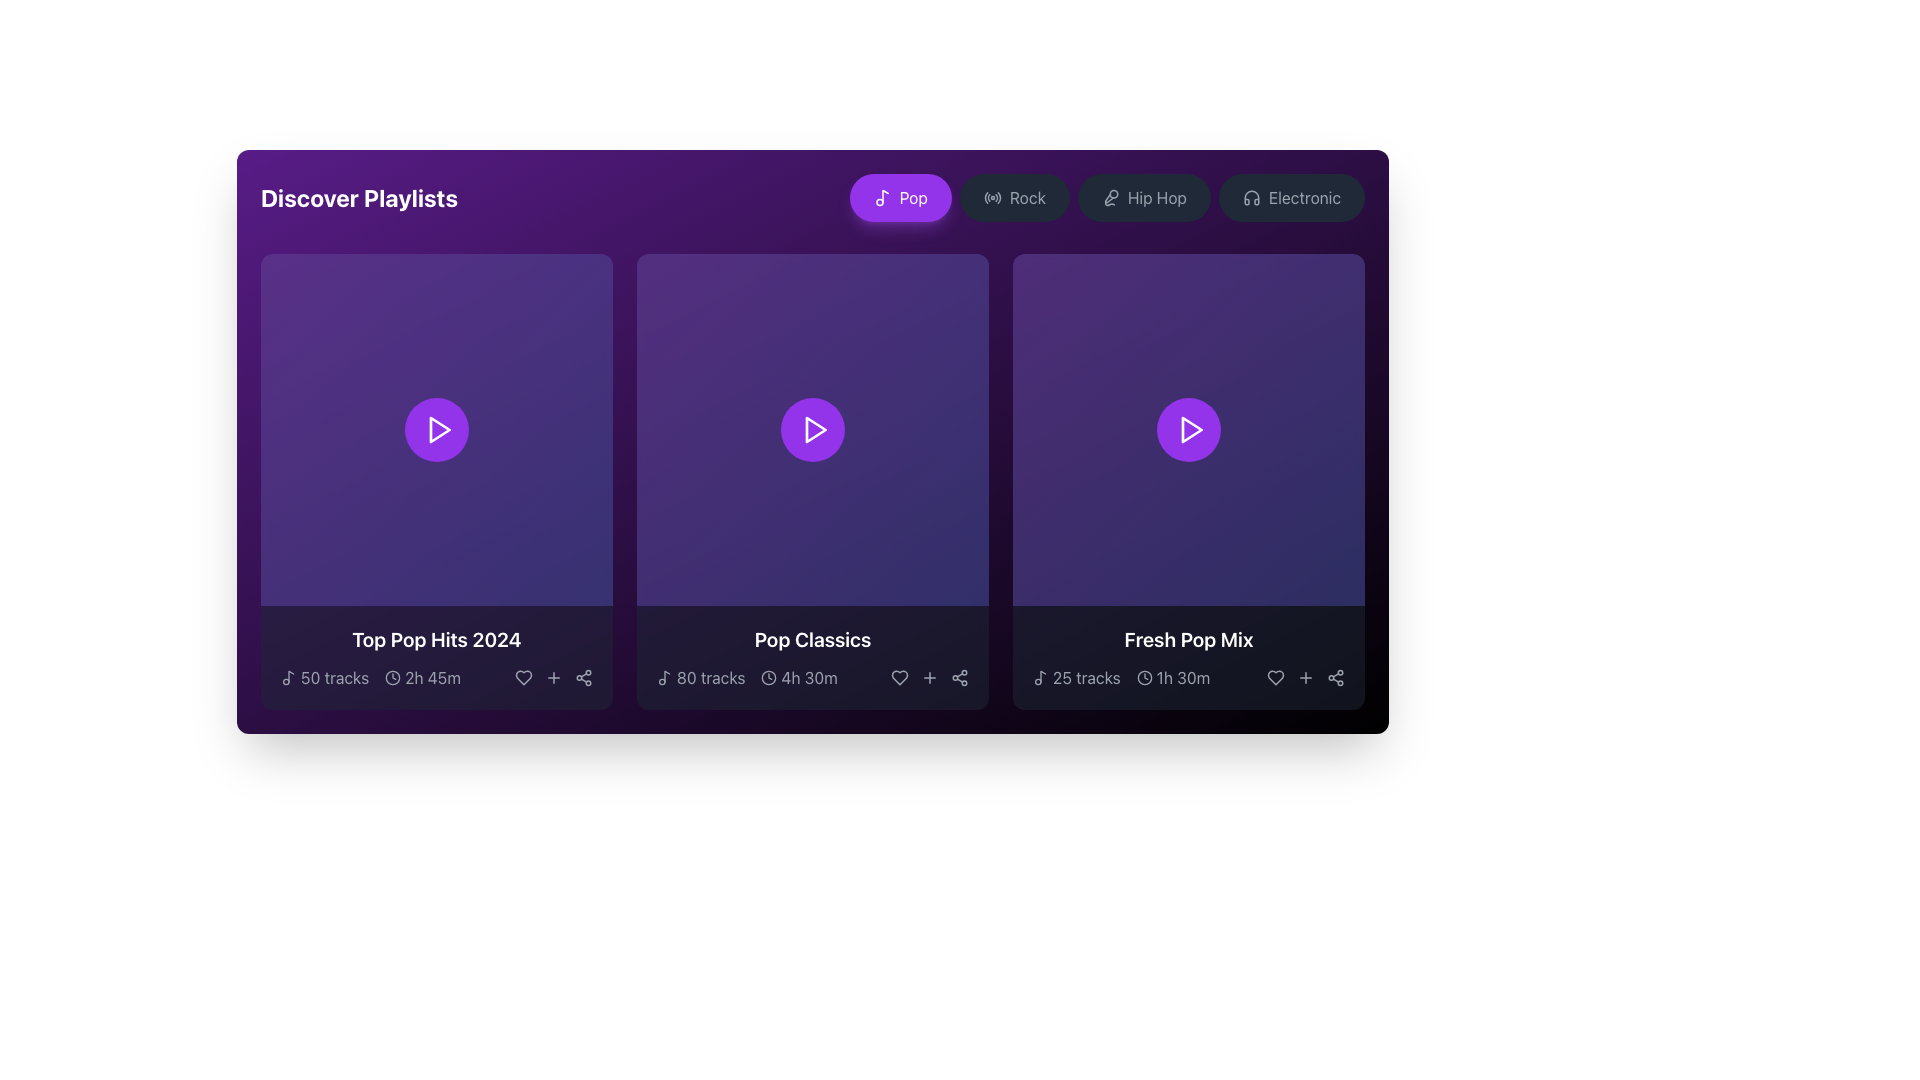 Image resolution: width=1920 pixels, height=1080 pixels. What do you see at coordinates (1189, 640) in the screenshot?
I see `the text label displaying 'Fresh Pop Mix', which is styled in bold and large white font against a dark background, located at the center of the bottom segment of the rightmost playlist card` at bounding box center [1189, 640].